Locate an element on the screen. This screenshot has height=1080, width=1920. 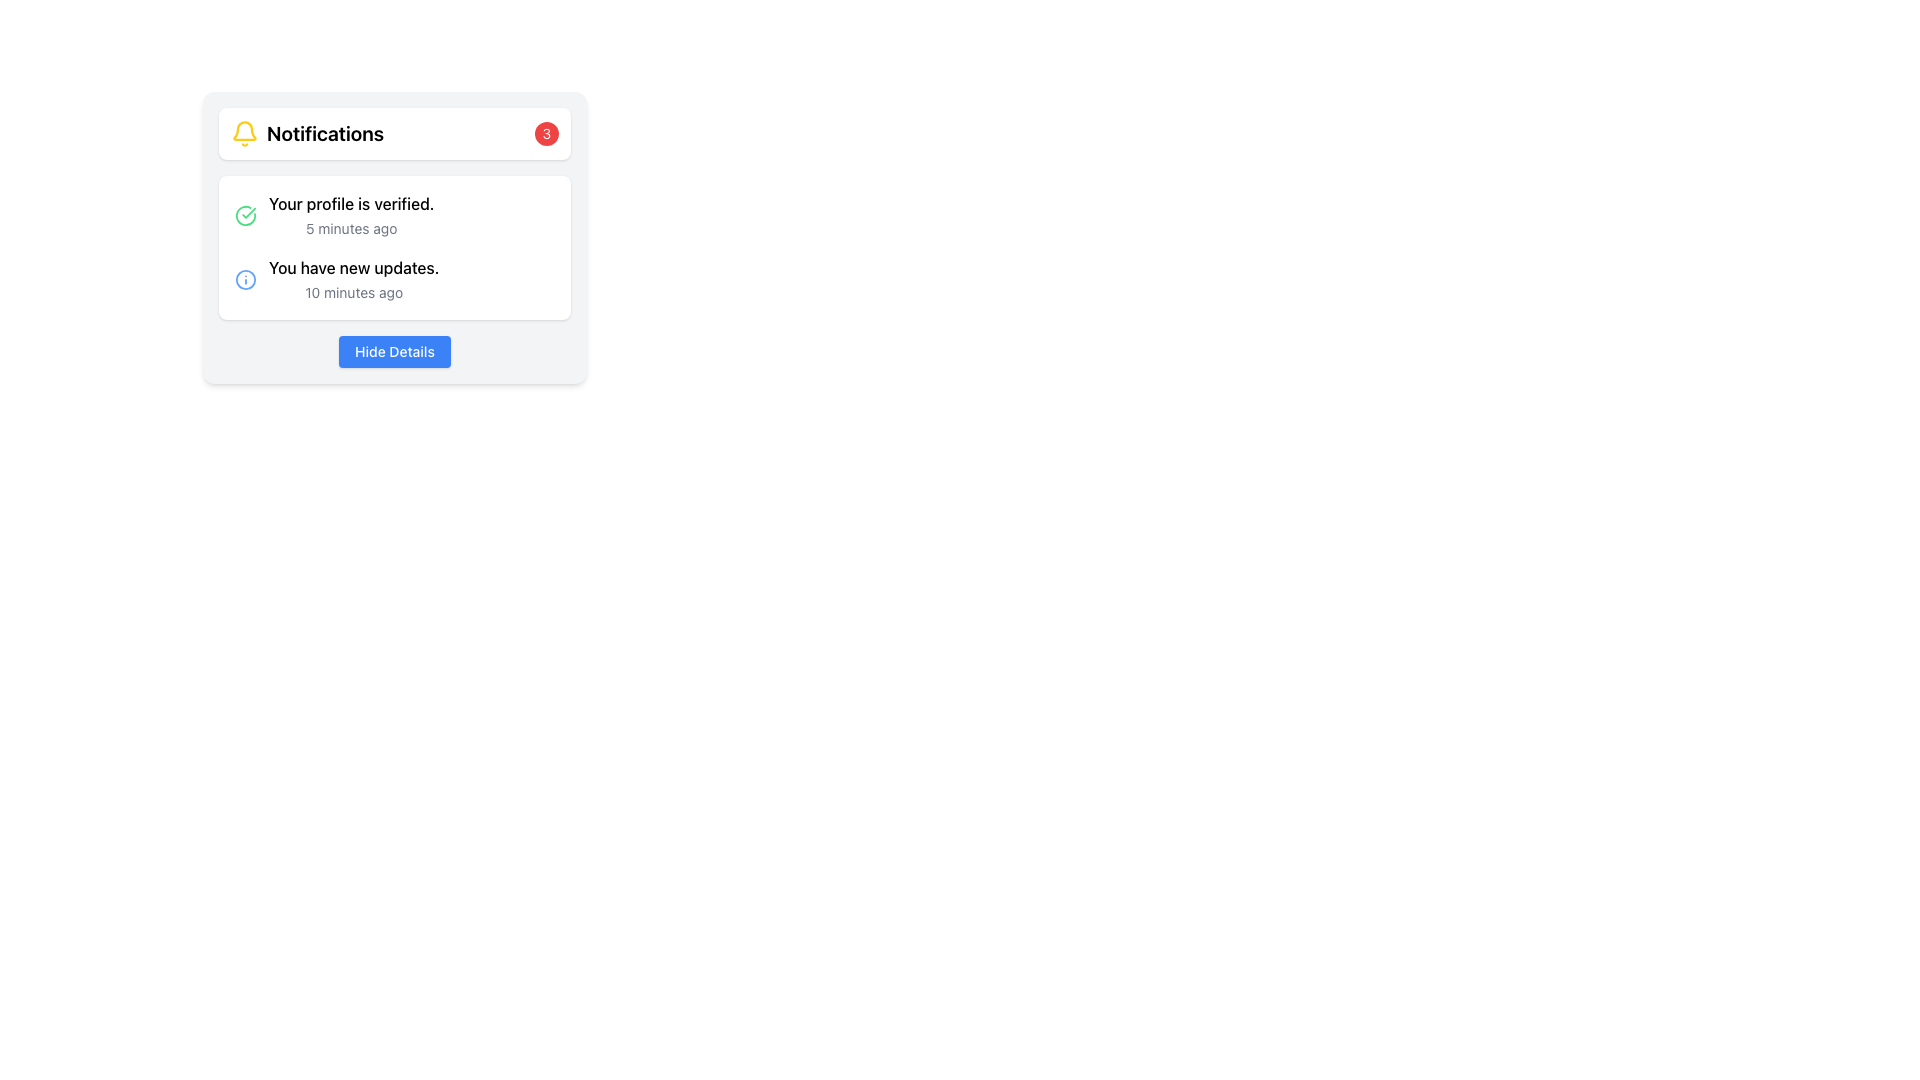
the circular green icon with a checkmark that indicates a verified status, located to the left of the text 'Your profile is verified.' is located at coordinates (244, 216).